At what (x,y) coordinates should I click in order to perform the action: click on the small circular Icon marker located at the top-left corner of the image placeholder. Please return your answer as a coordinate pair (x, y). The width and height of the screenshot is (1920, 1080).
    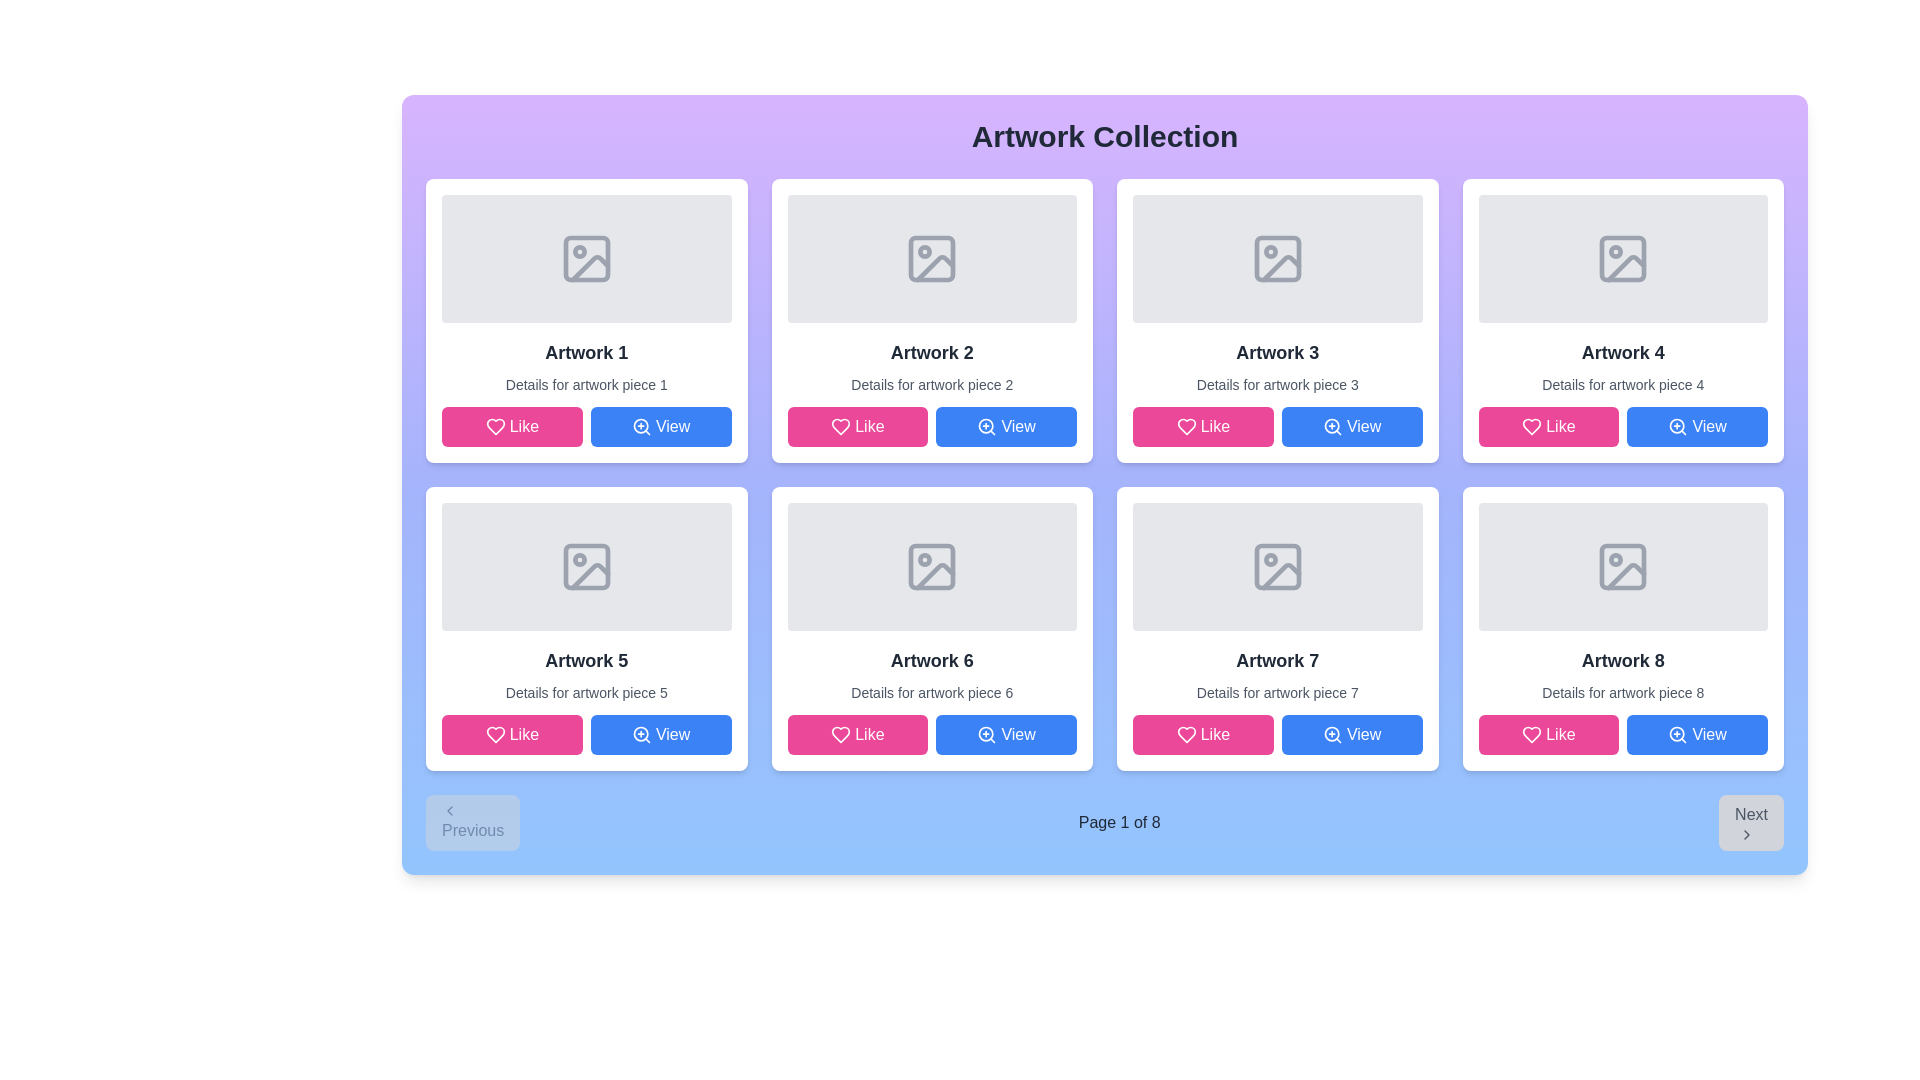
    Looking at the image, I should click on (578, 250).